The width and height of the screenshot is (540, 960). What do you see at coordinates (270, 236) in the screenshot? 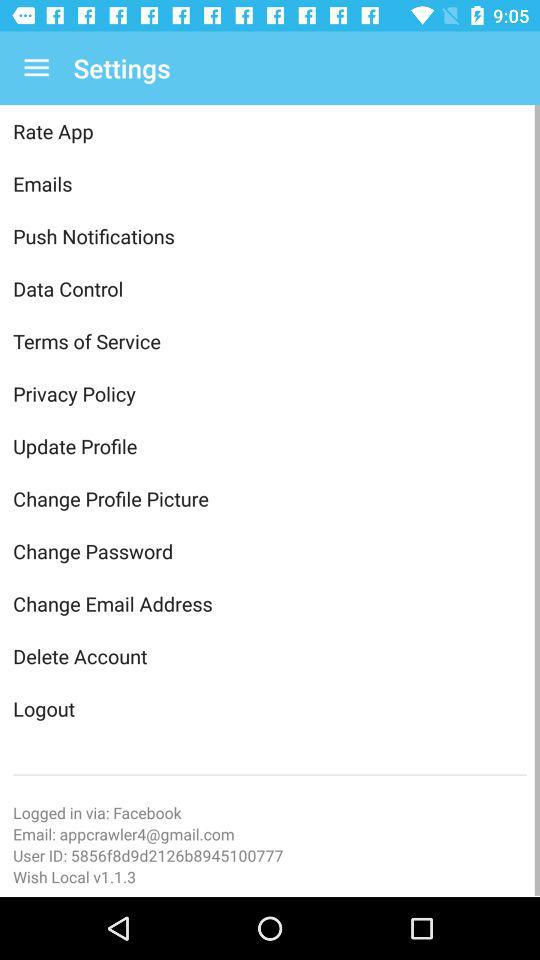
I see `push notifications` at bounding box center [270, 236].